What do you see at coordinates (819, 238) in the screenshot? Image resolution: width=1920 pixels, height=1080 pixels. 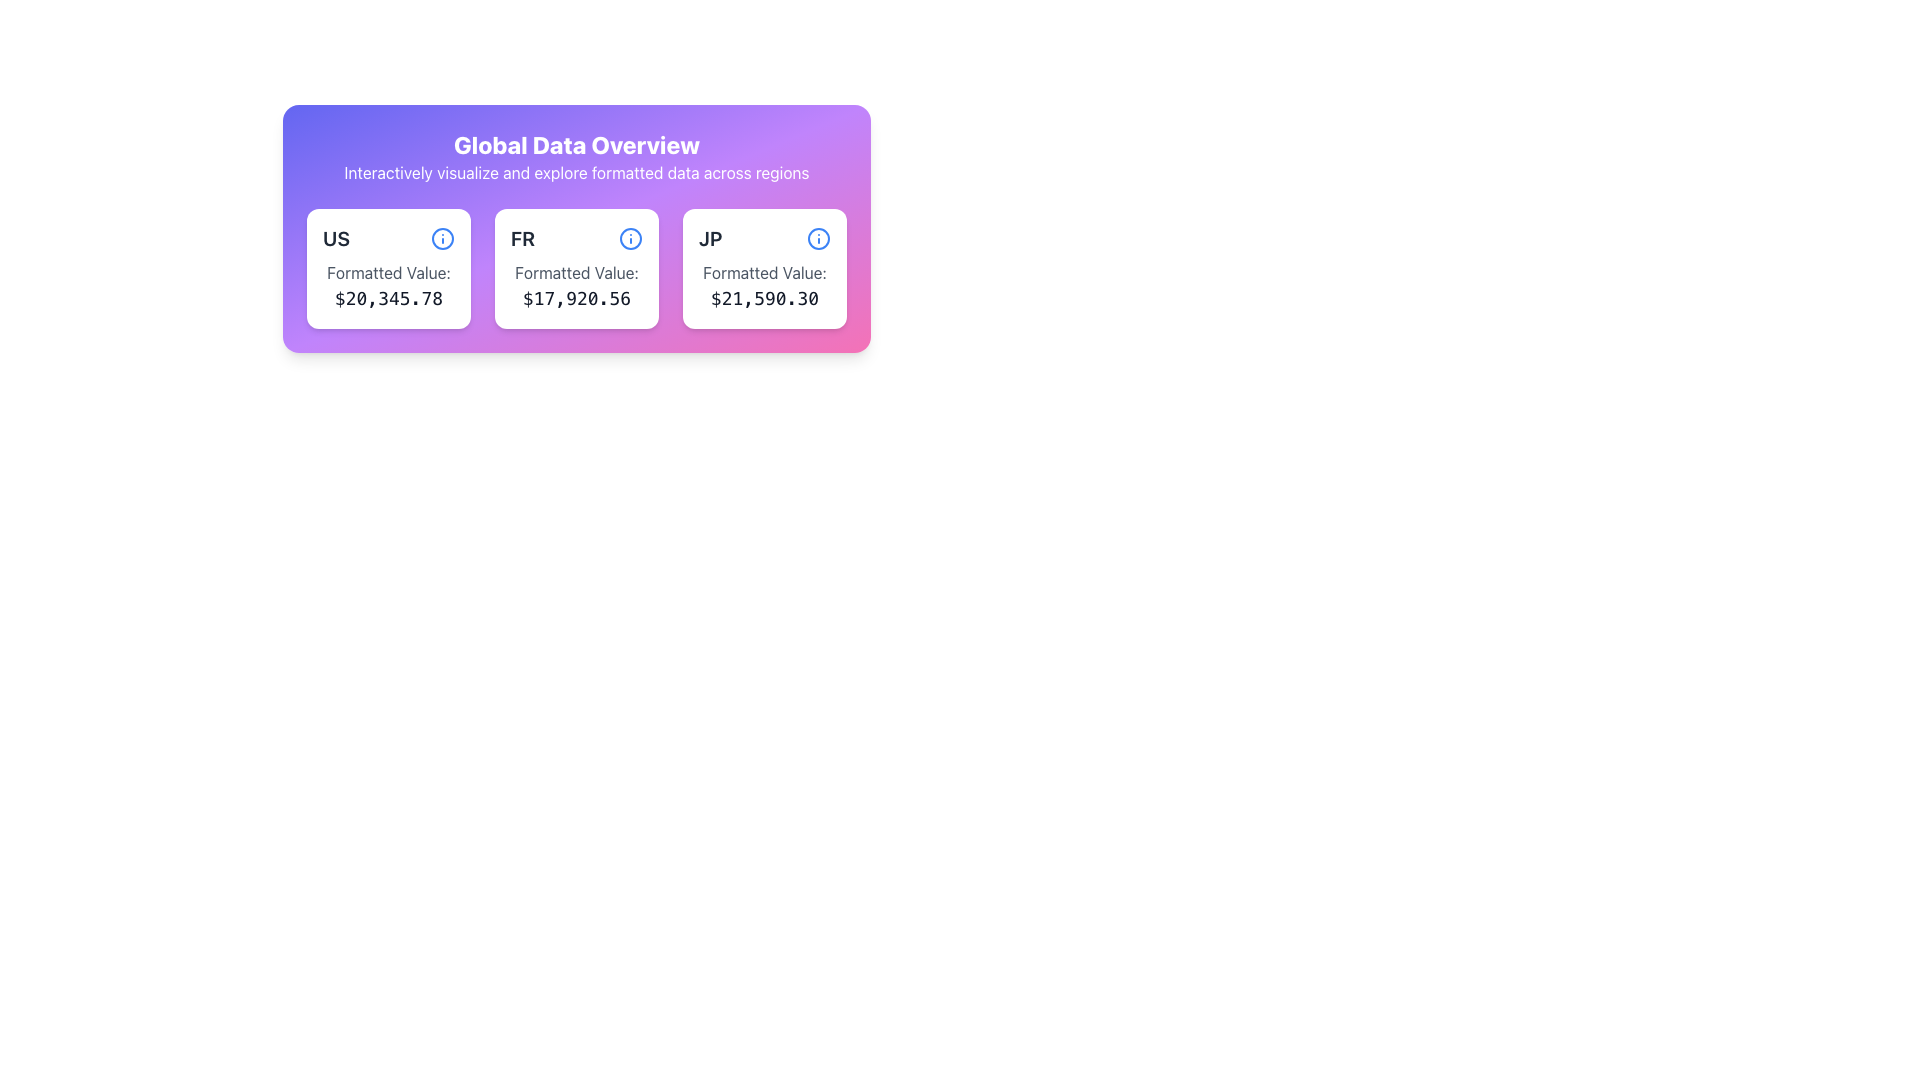 I see `the blue circular information icon with an outlined 'i' in the center, located to the right of the label 'JP' and above the value '$21,590.30'` at bounding box center [819, 238].